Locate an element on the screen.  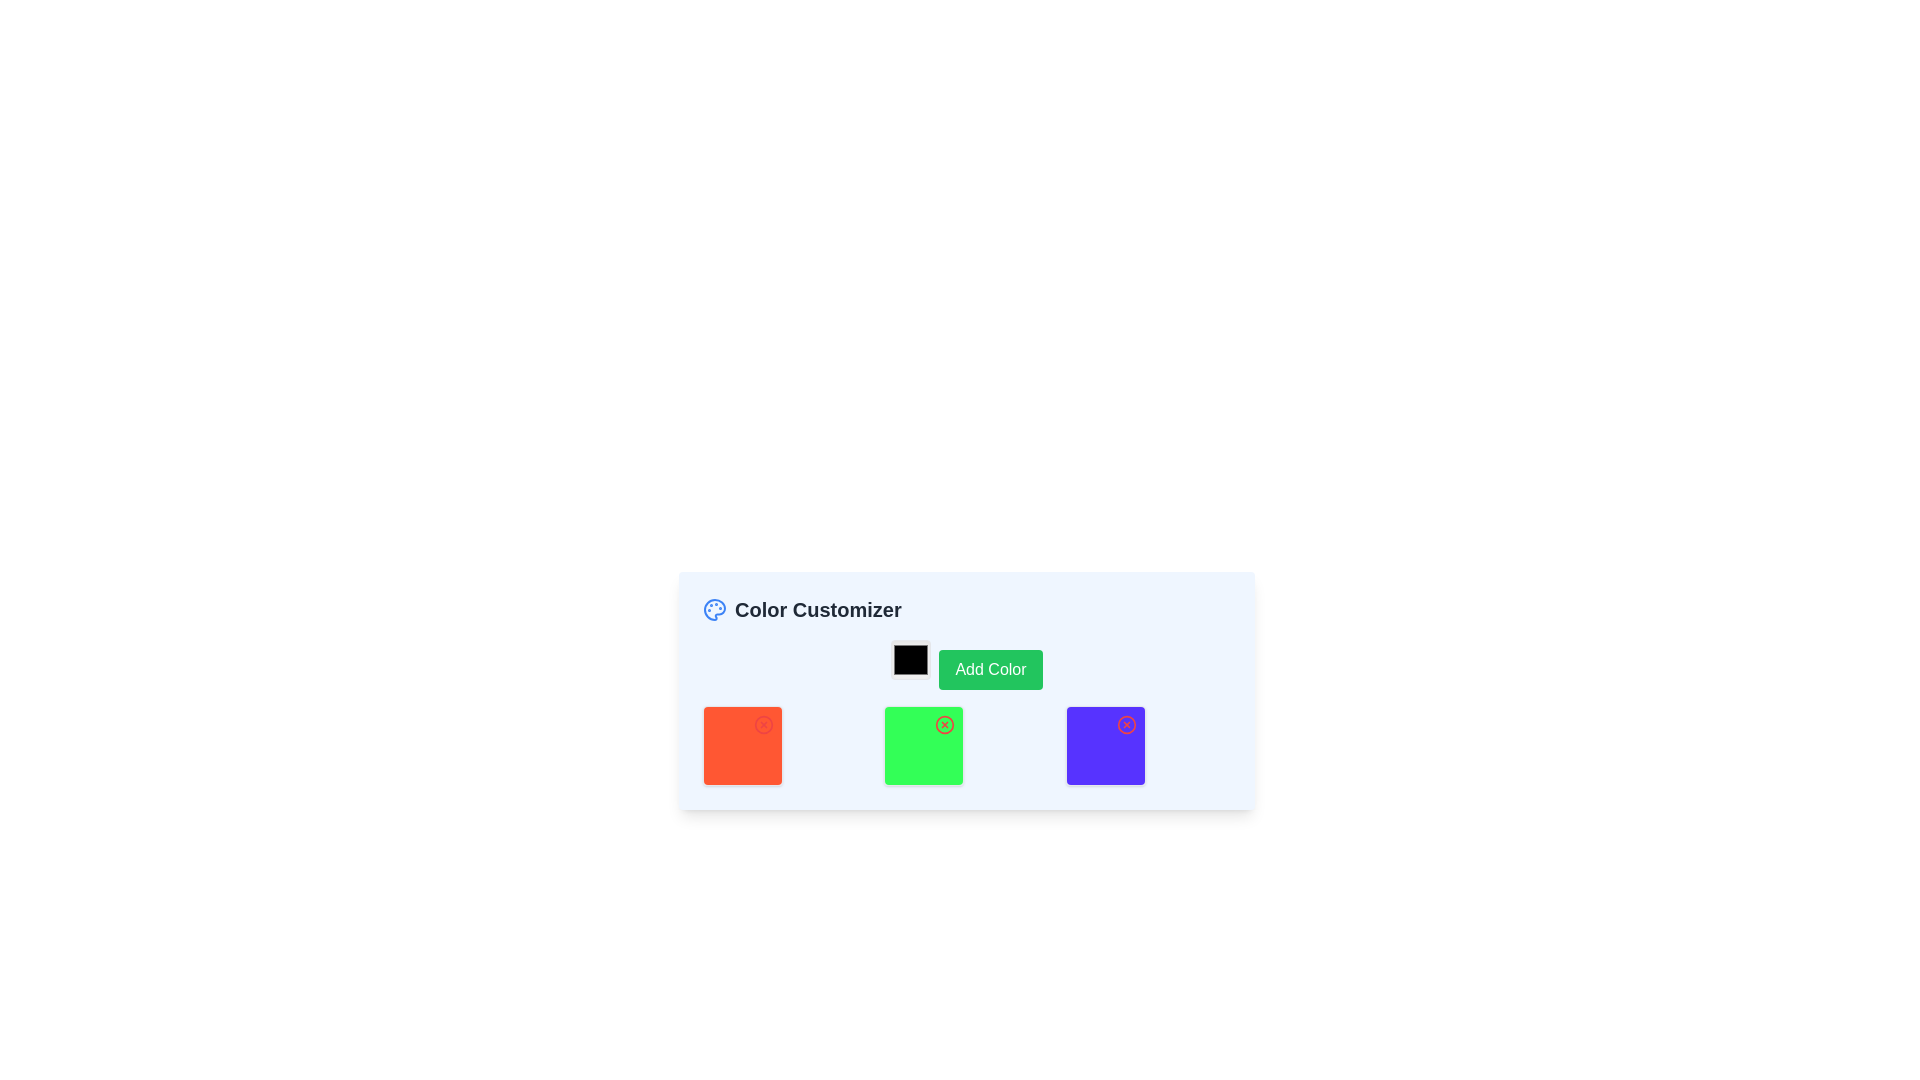
the blue palette icon located to the left of the 'Color Customizer' text to interact with it is located at coordinates (715, 608).